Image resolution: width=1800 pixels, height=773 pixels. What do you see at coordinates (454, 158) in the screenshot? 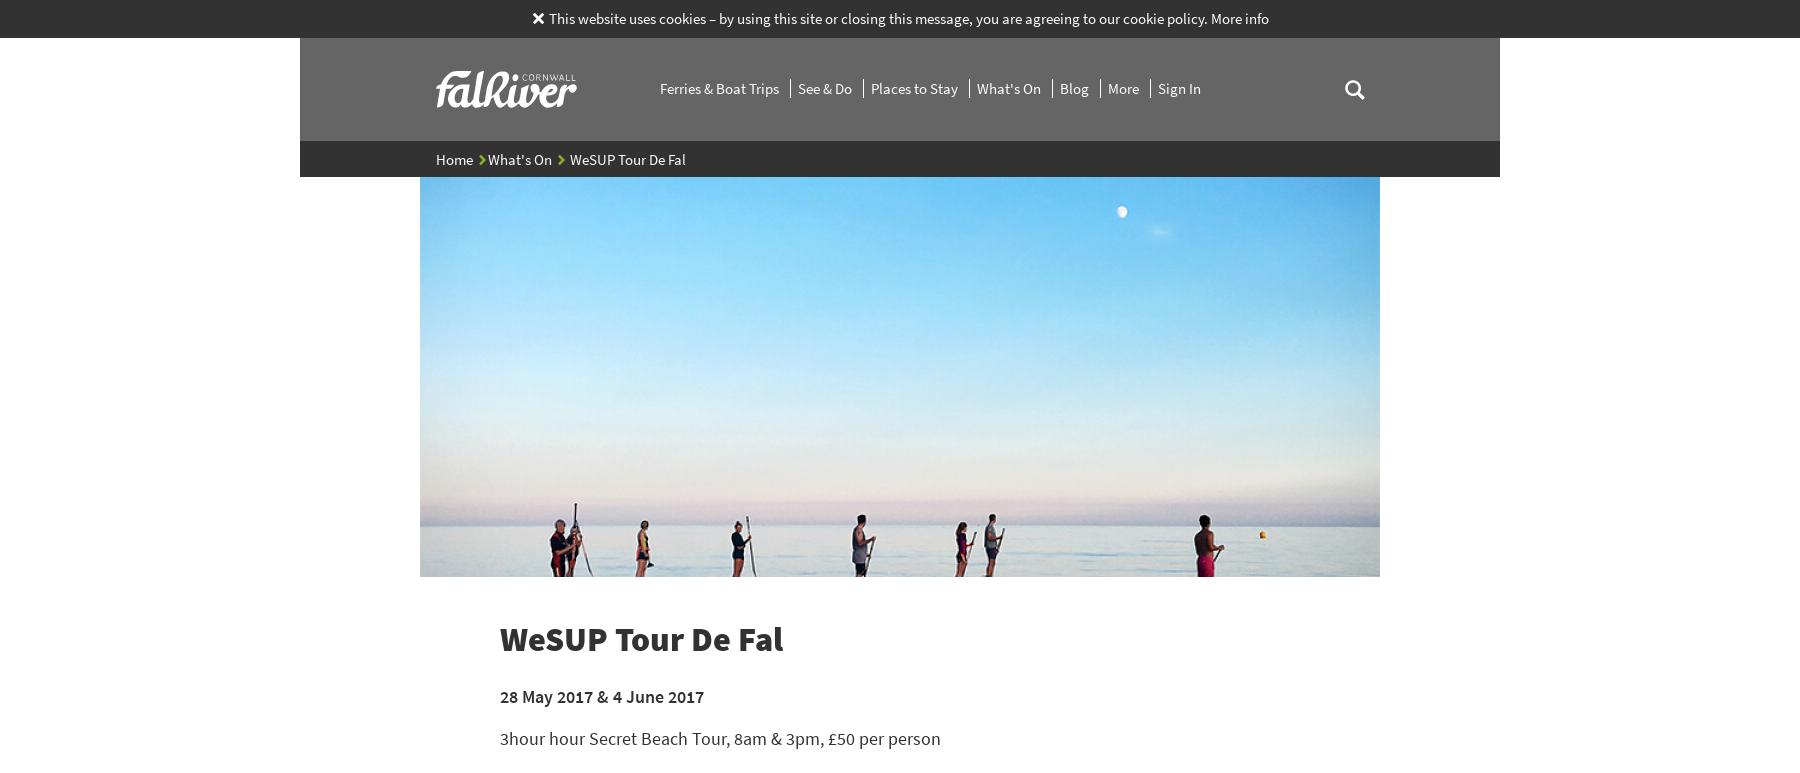
I see `'Home'` at bounding box center [454, 158].